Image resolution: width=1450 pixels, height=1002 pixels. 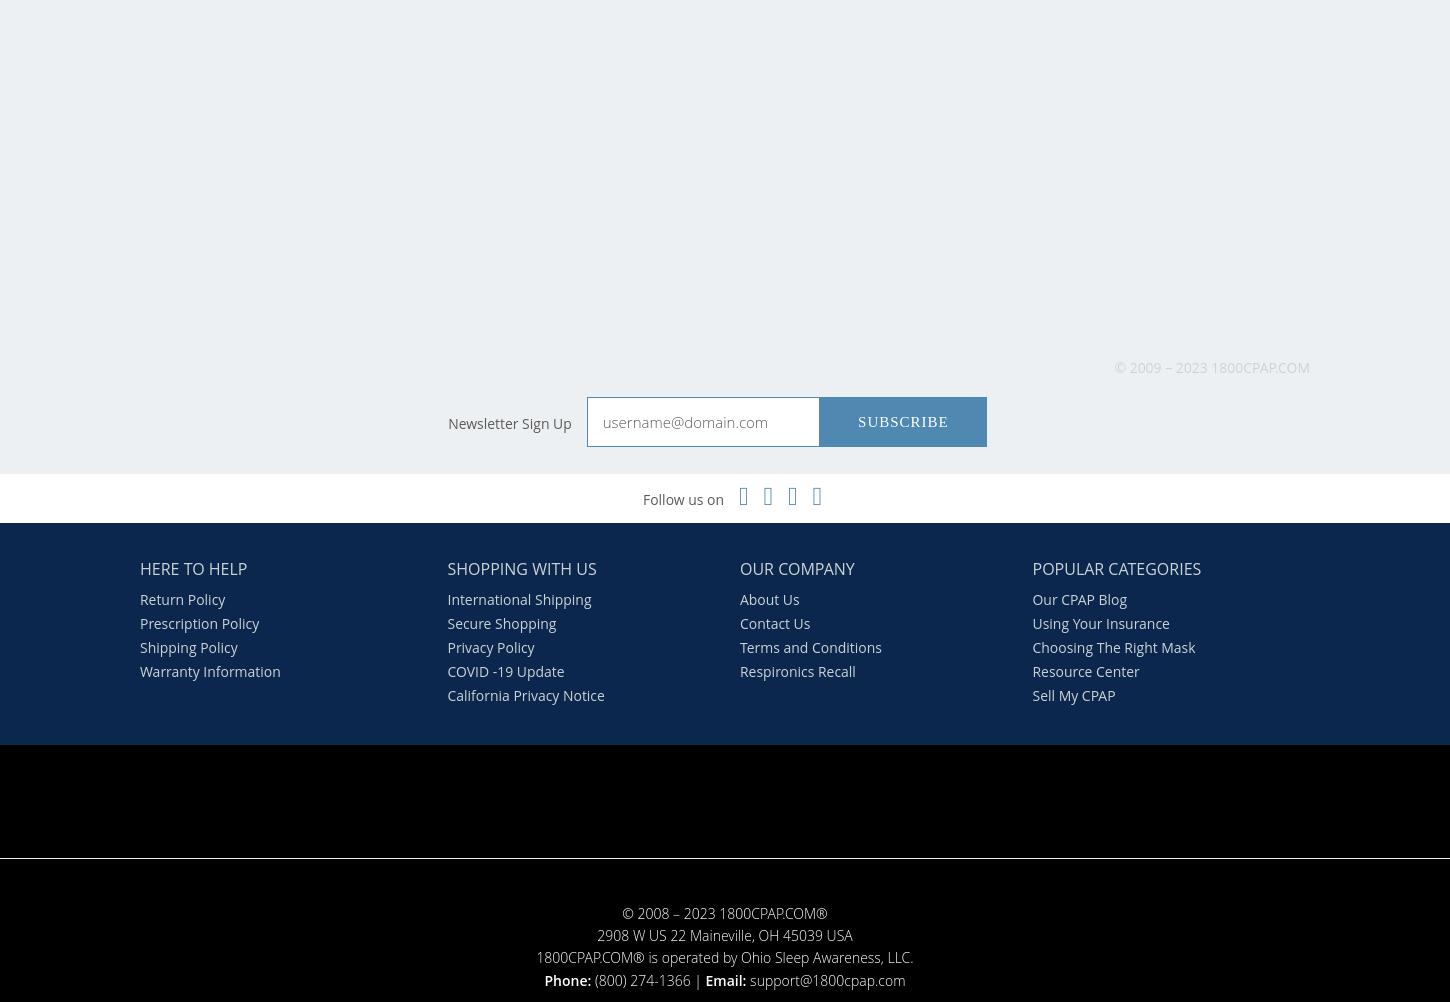 What do you see at coordinates (1031, 621) in the screenshot?
I see `'Using Your Insurance'` at bounding box center [1031, 621].